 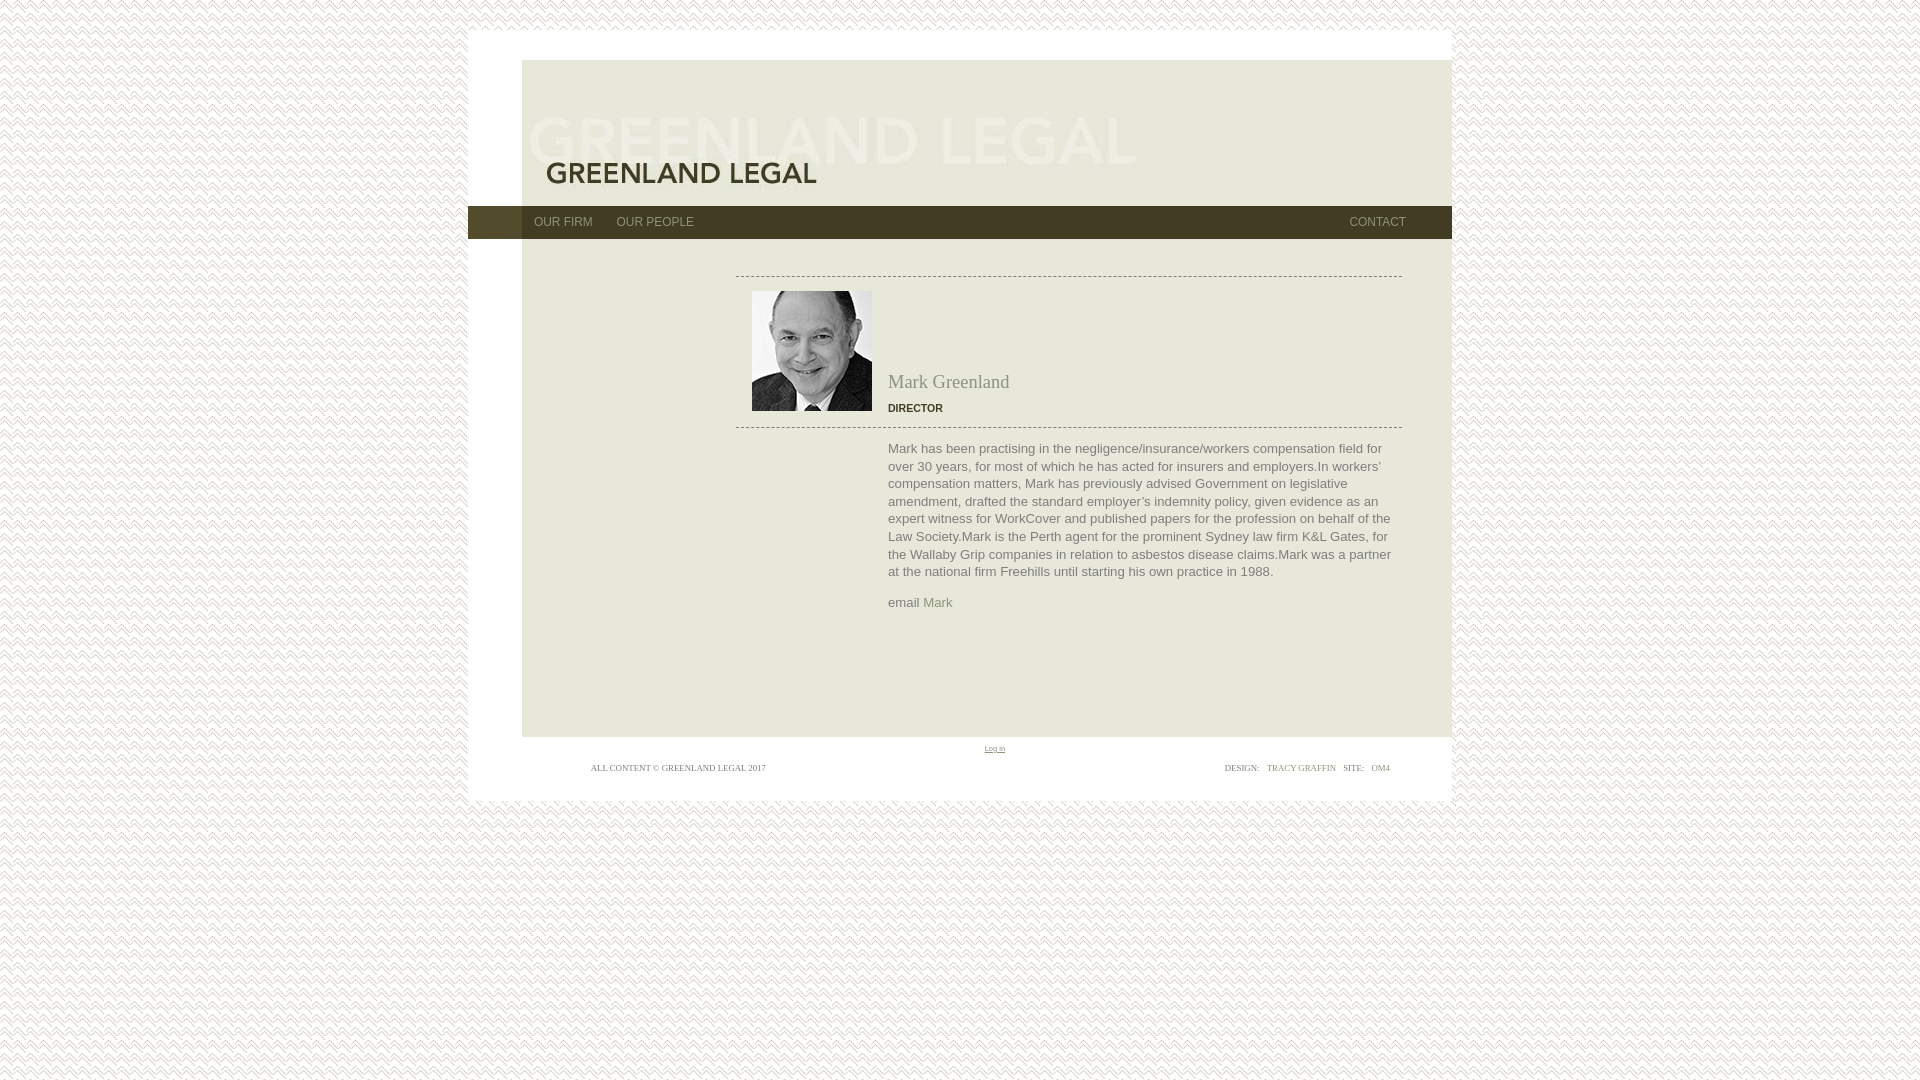 I want to click on 'Mark', so click(x=936, y=601).